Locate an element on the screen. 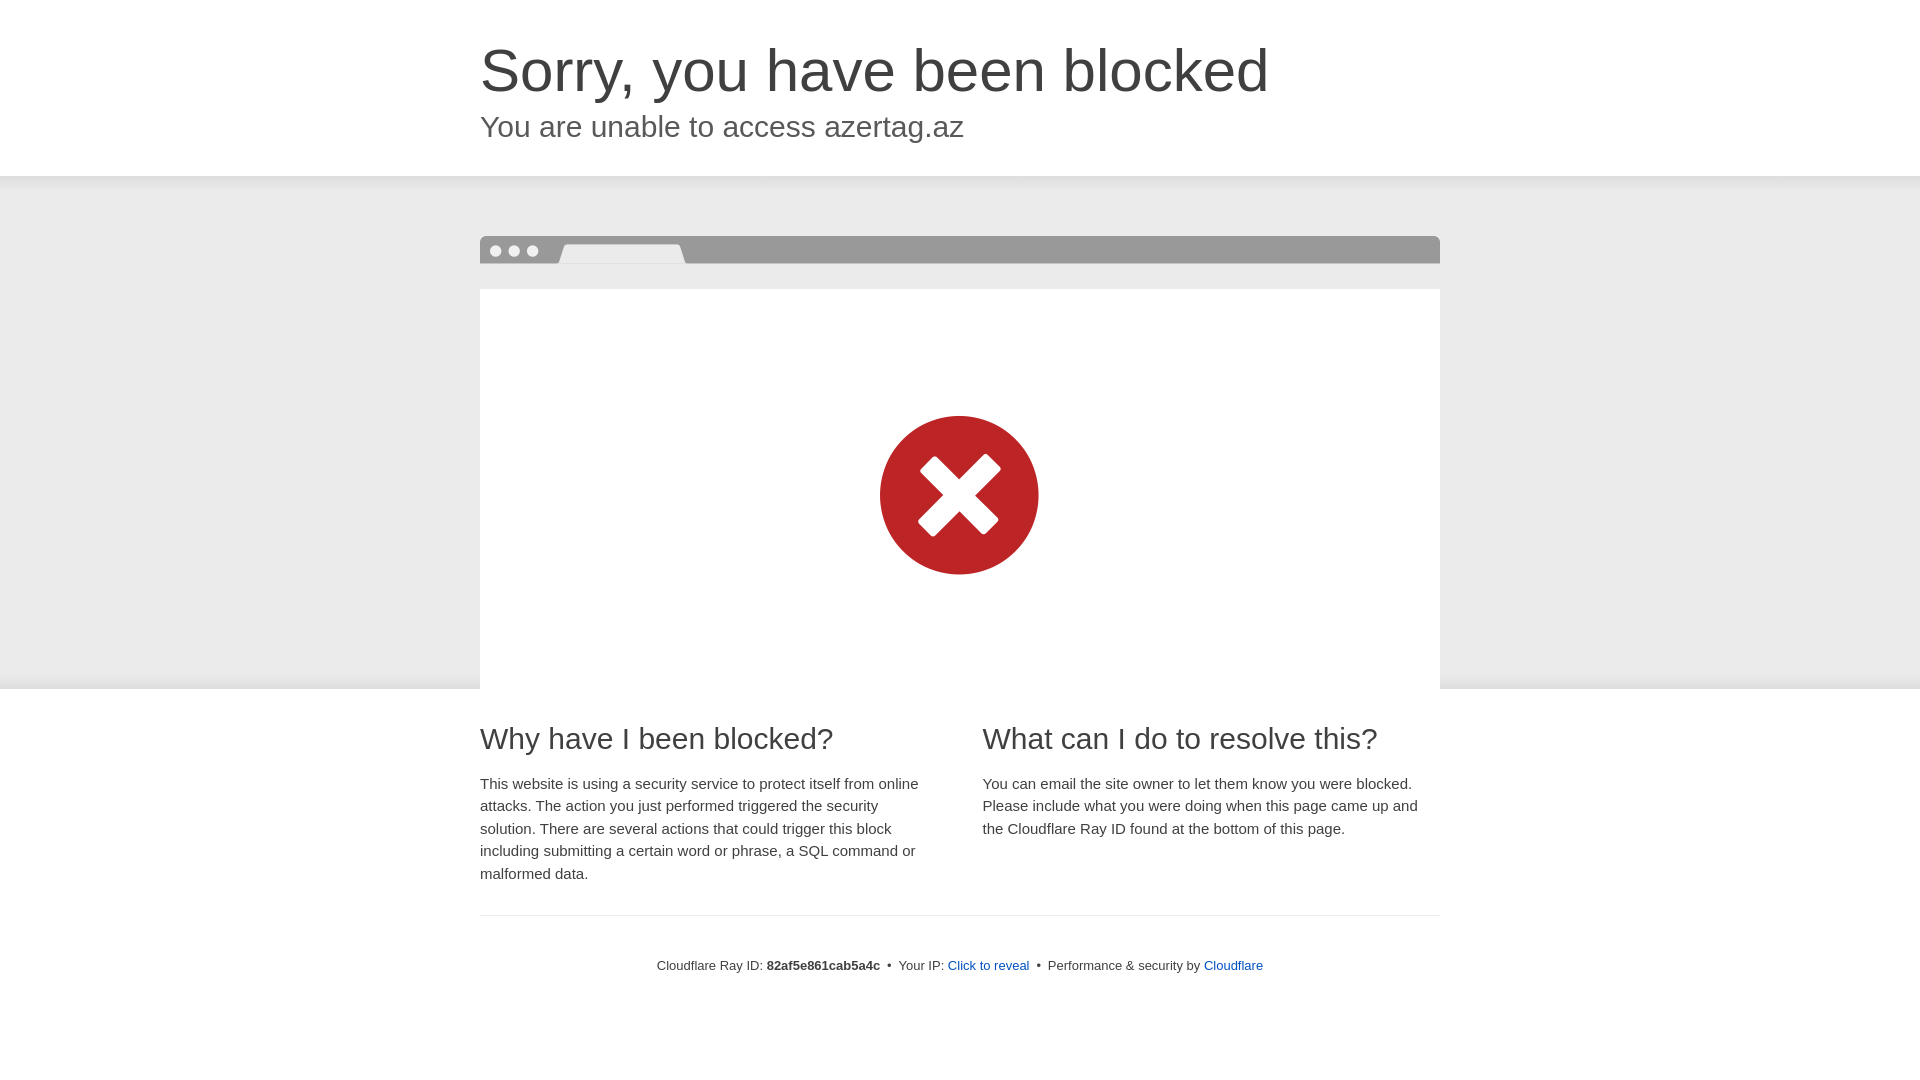  'Click to reveal' is located at coordinates (988, 964).